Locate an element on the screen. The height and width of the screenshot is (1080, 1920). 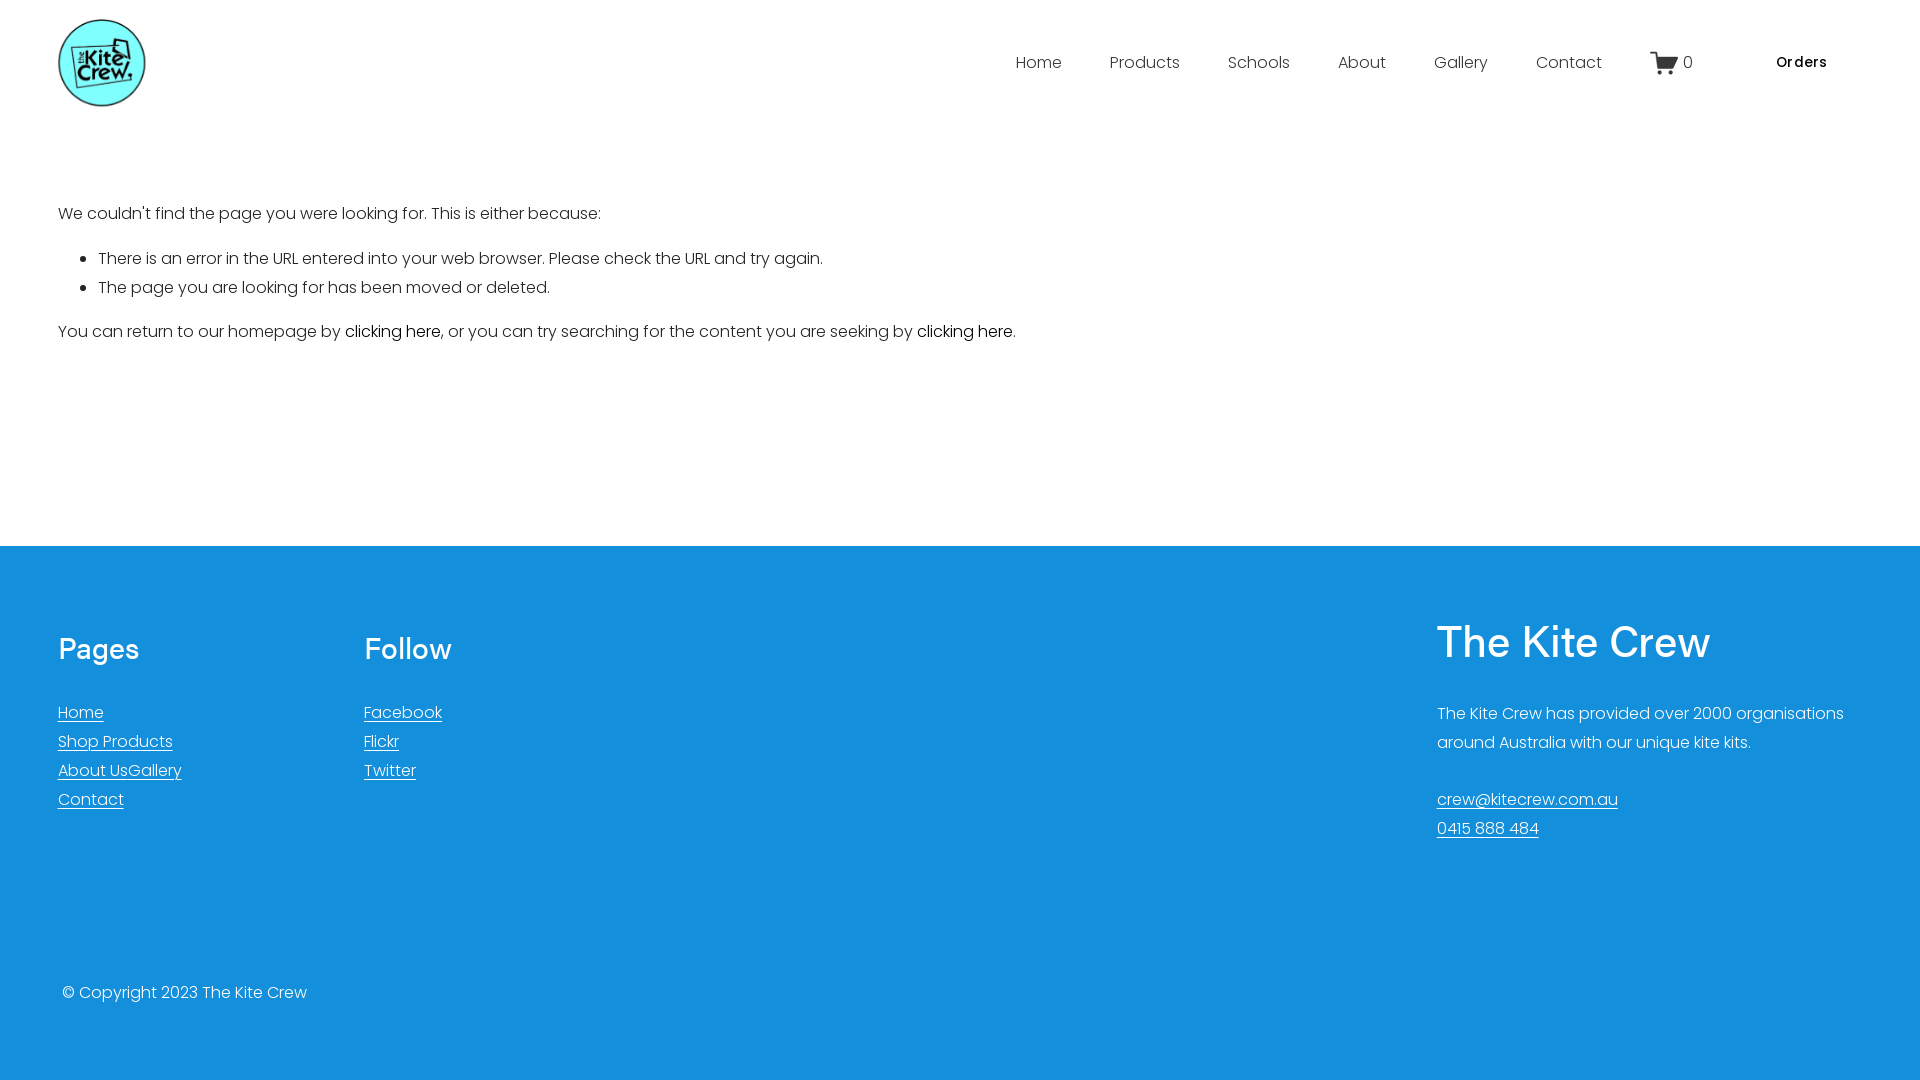
'Facebook' is located at coordinates (402, 712).